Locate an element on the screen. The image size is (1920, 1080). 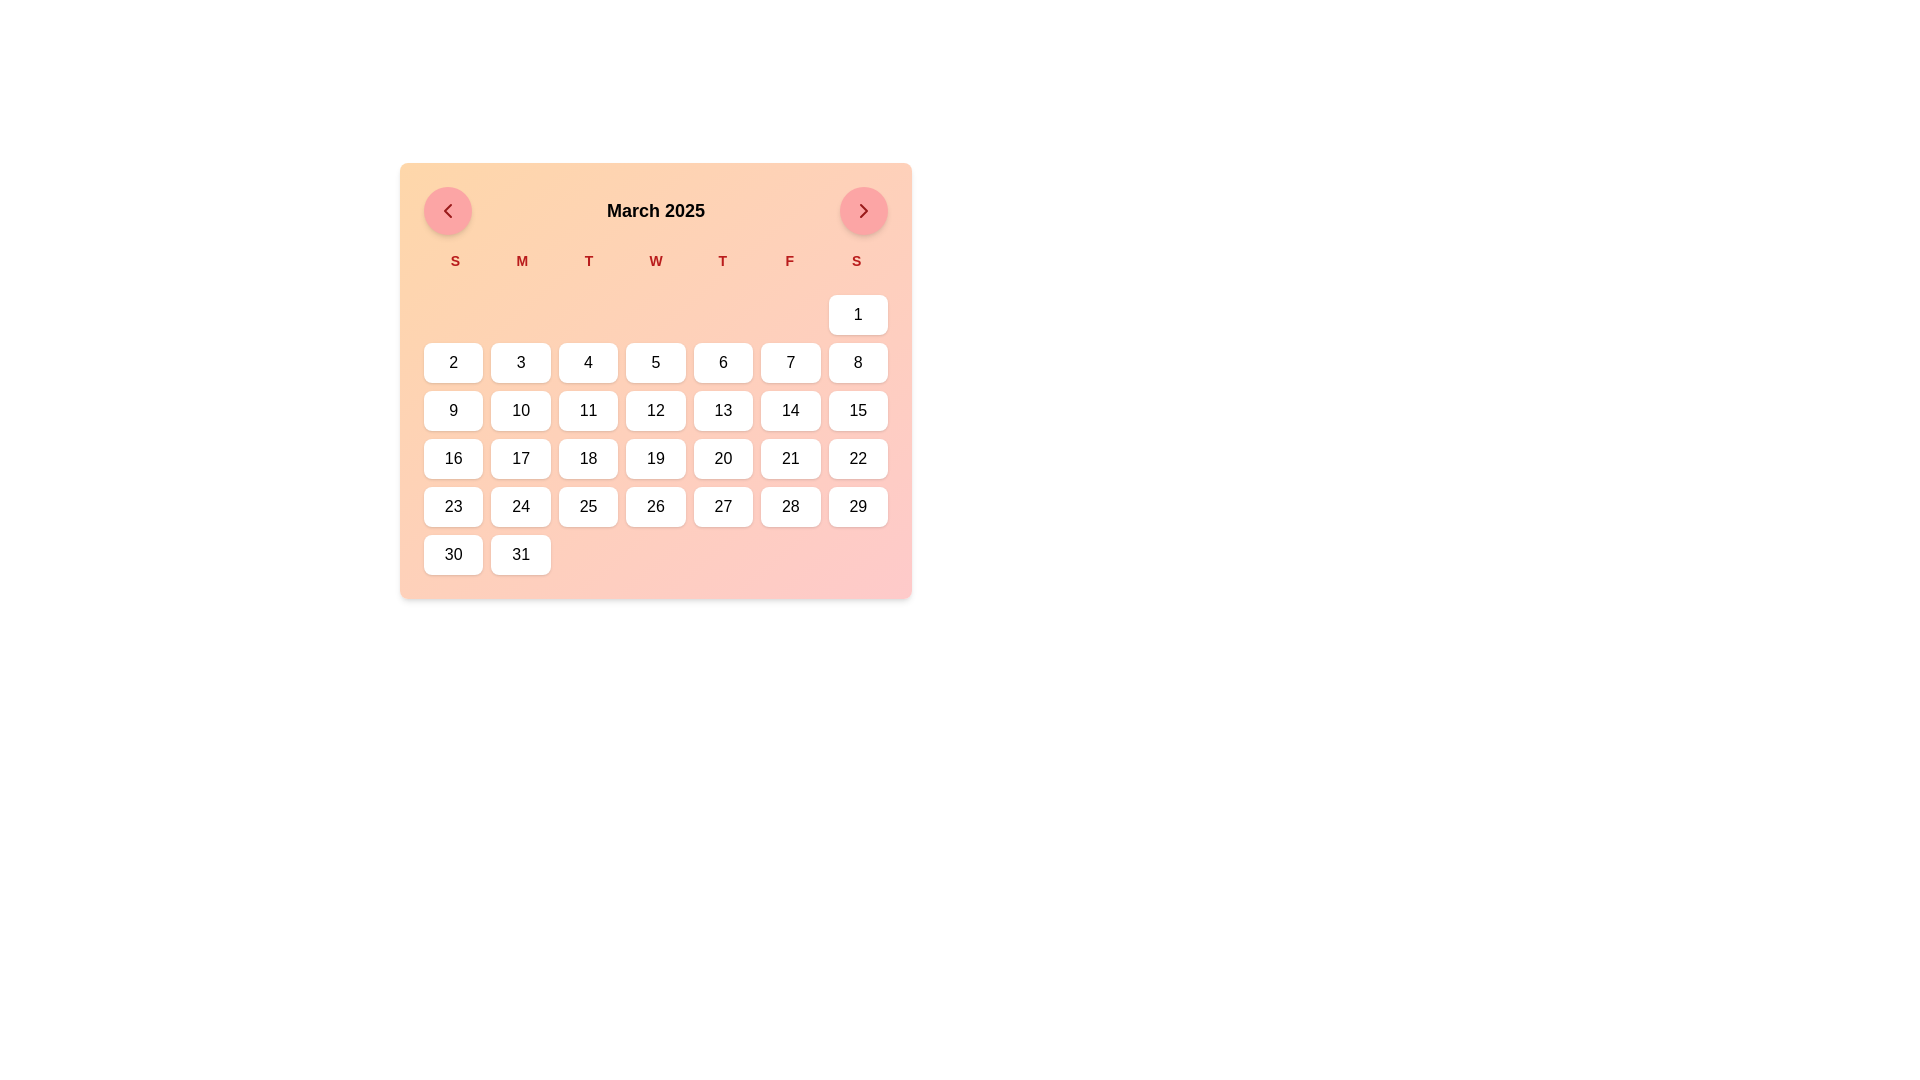
the rectangular button with rounded edges displaying the number '1' to trigger a hover effect is located at coordinates (858, 315).